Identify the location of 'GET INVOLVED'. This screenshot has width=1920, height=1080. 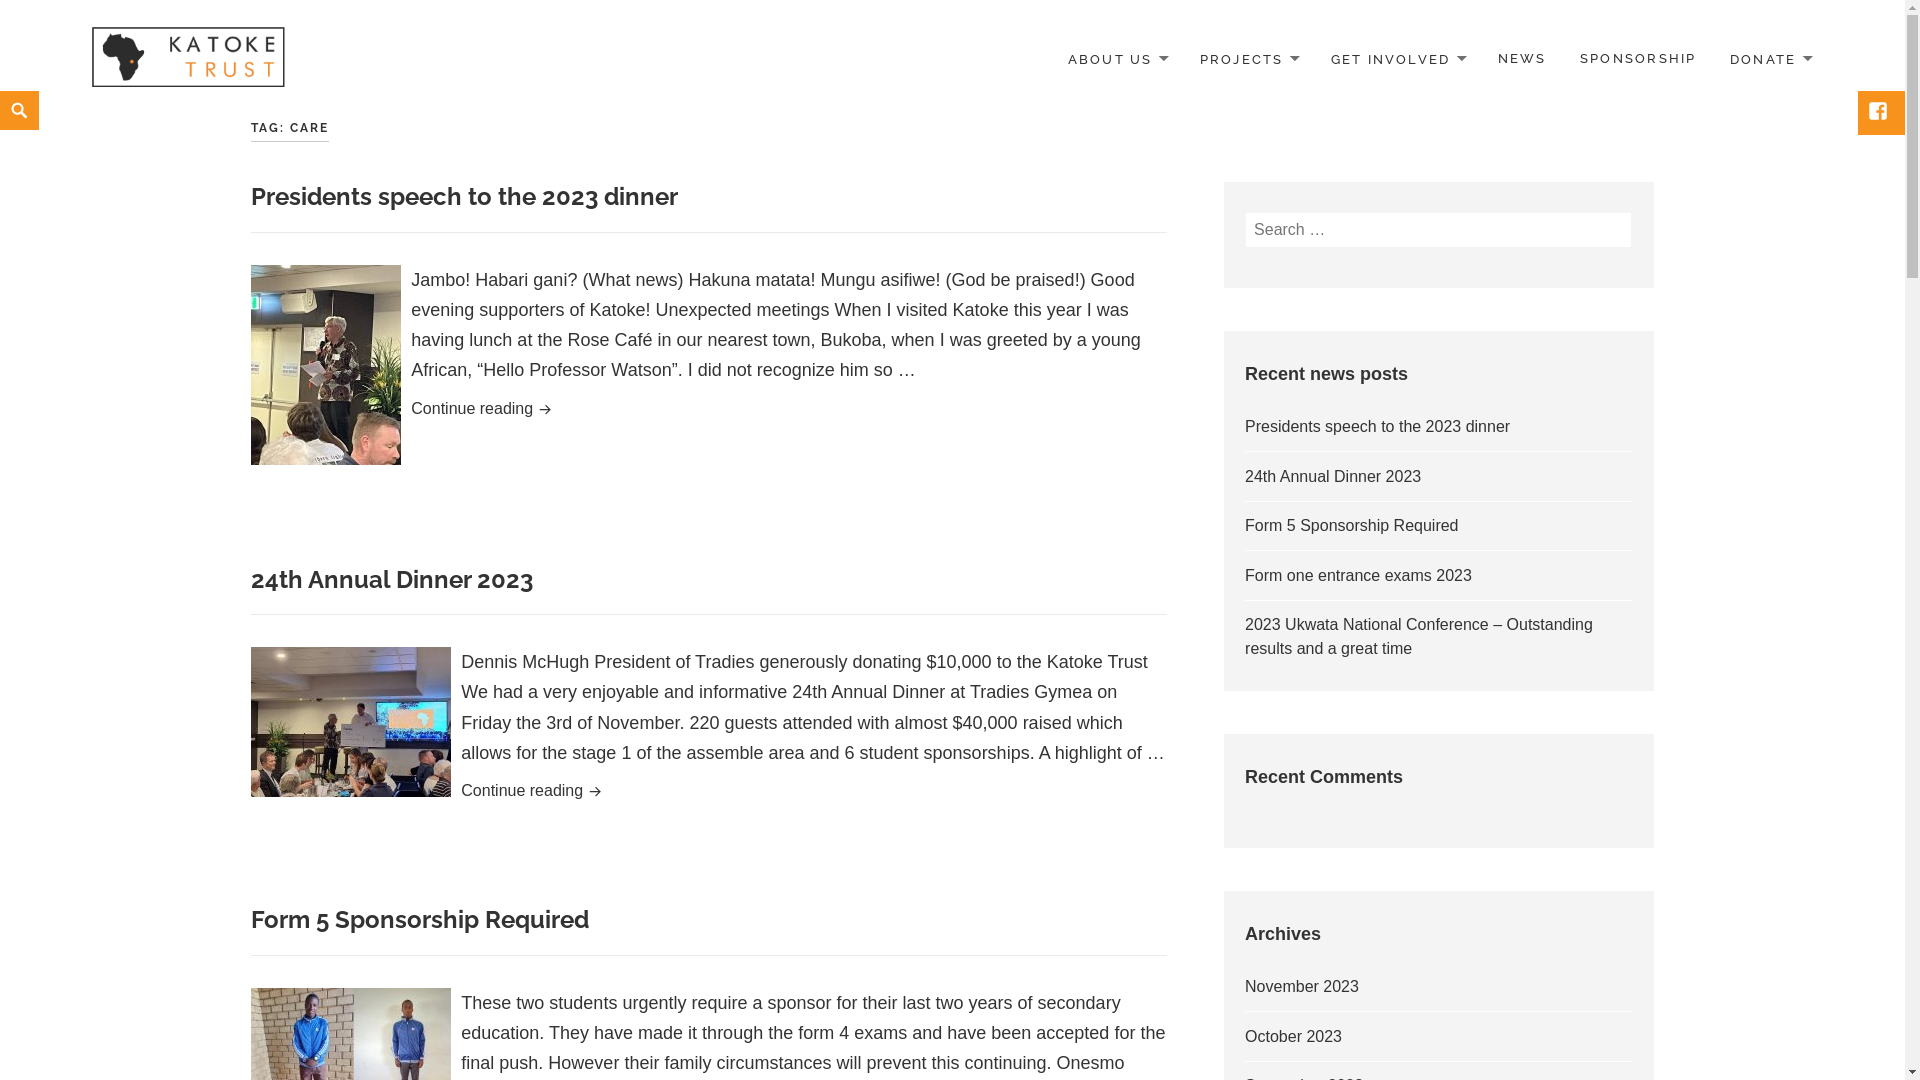
(1315, 58).